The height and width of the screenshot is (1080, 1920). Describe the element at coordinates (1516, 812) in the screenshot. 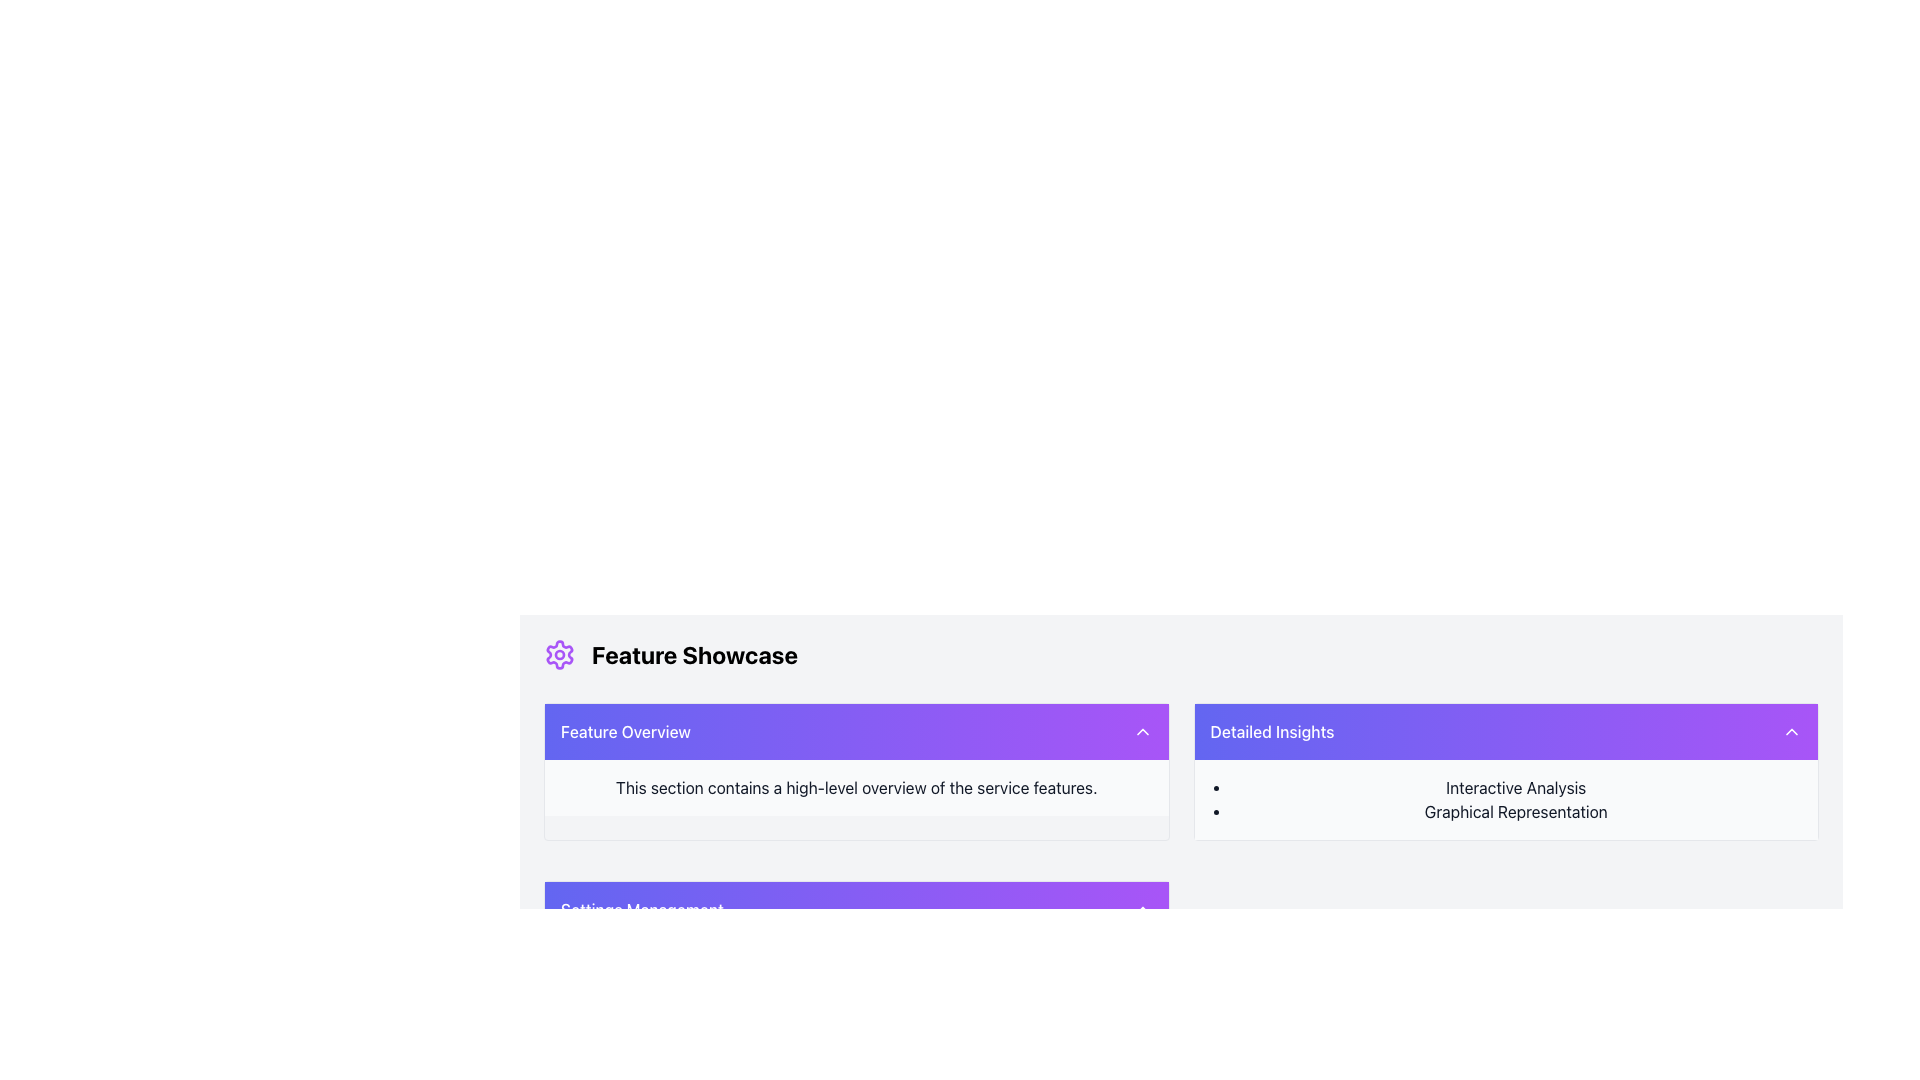

I see `the descriptive label located in the second bullet point under the 'Detailed Insights' section, directly below the 'Interactive Analysis' text` at that location.